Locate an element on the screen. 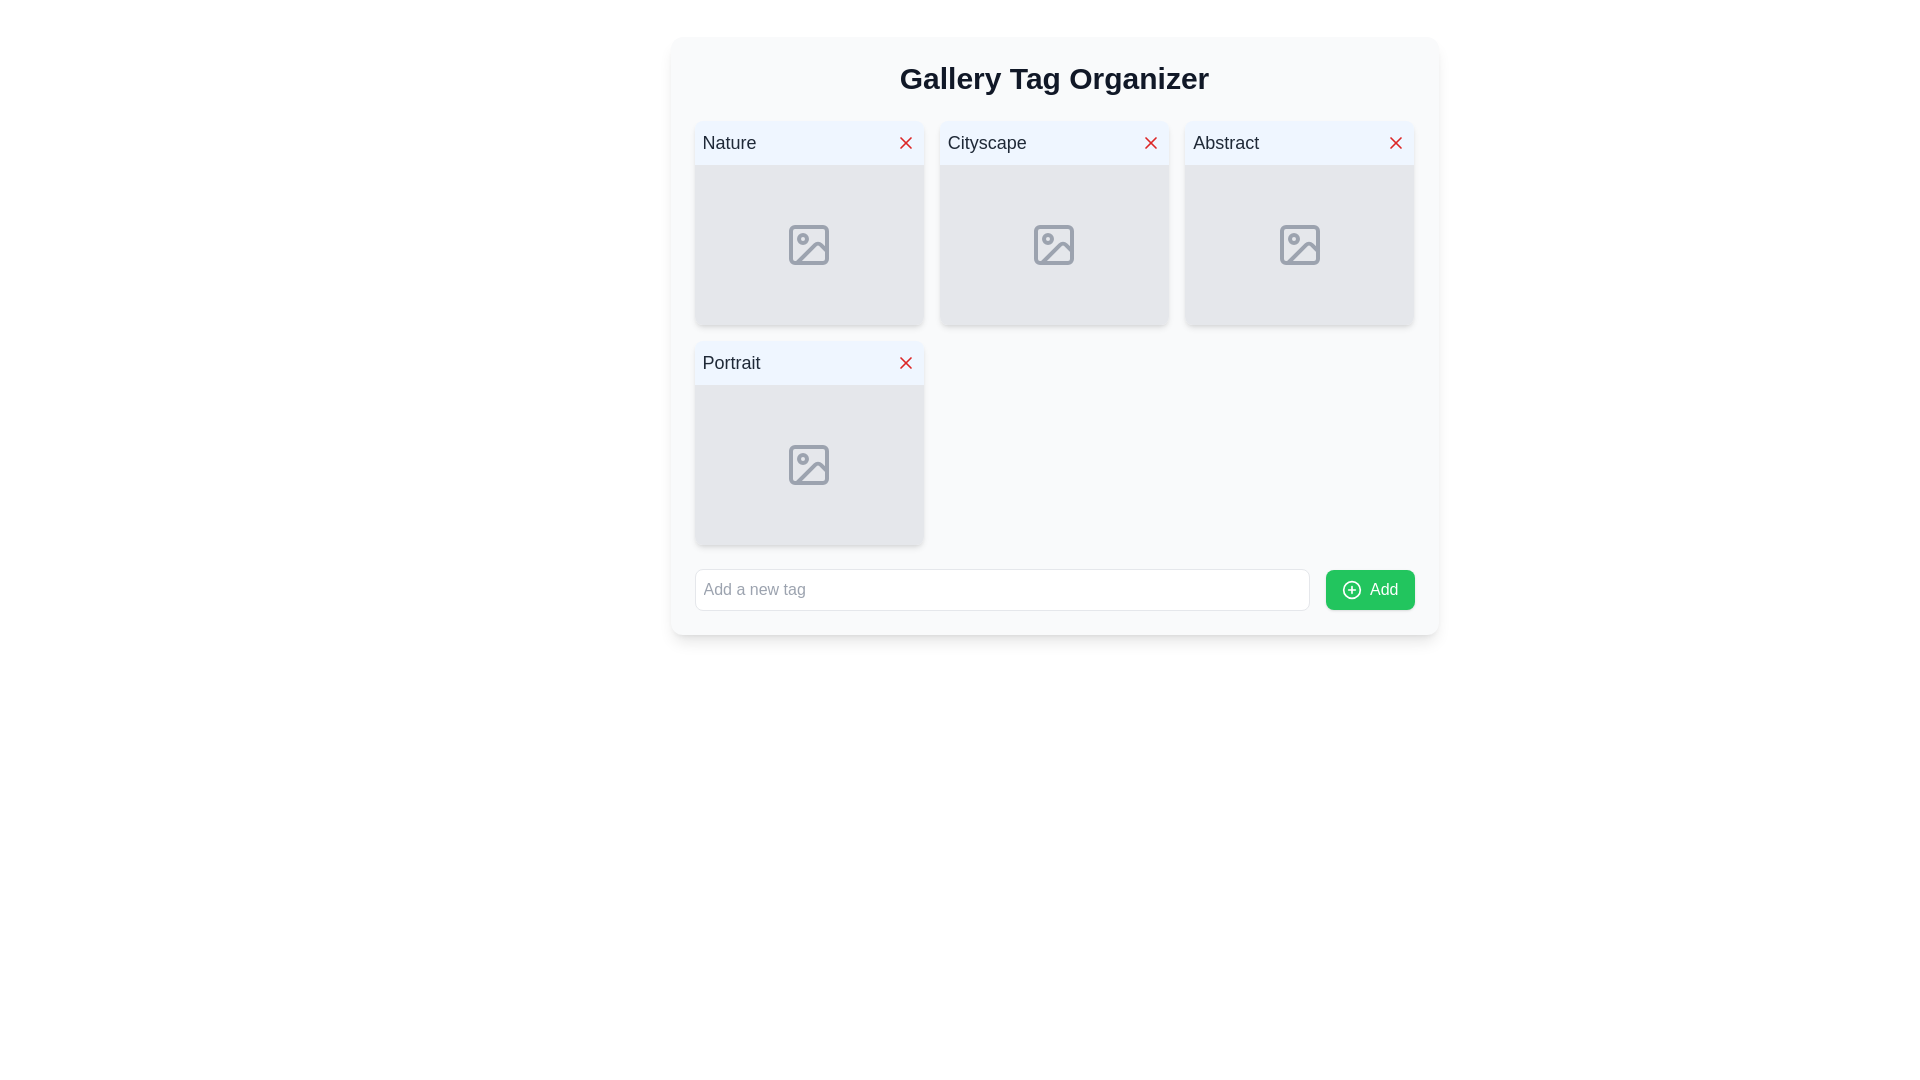 The width and height of the screenshot is (1920, 1080). the 'Abstract' category card located in the top right corner of the grid is located at coordinates (1299, 223).